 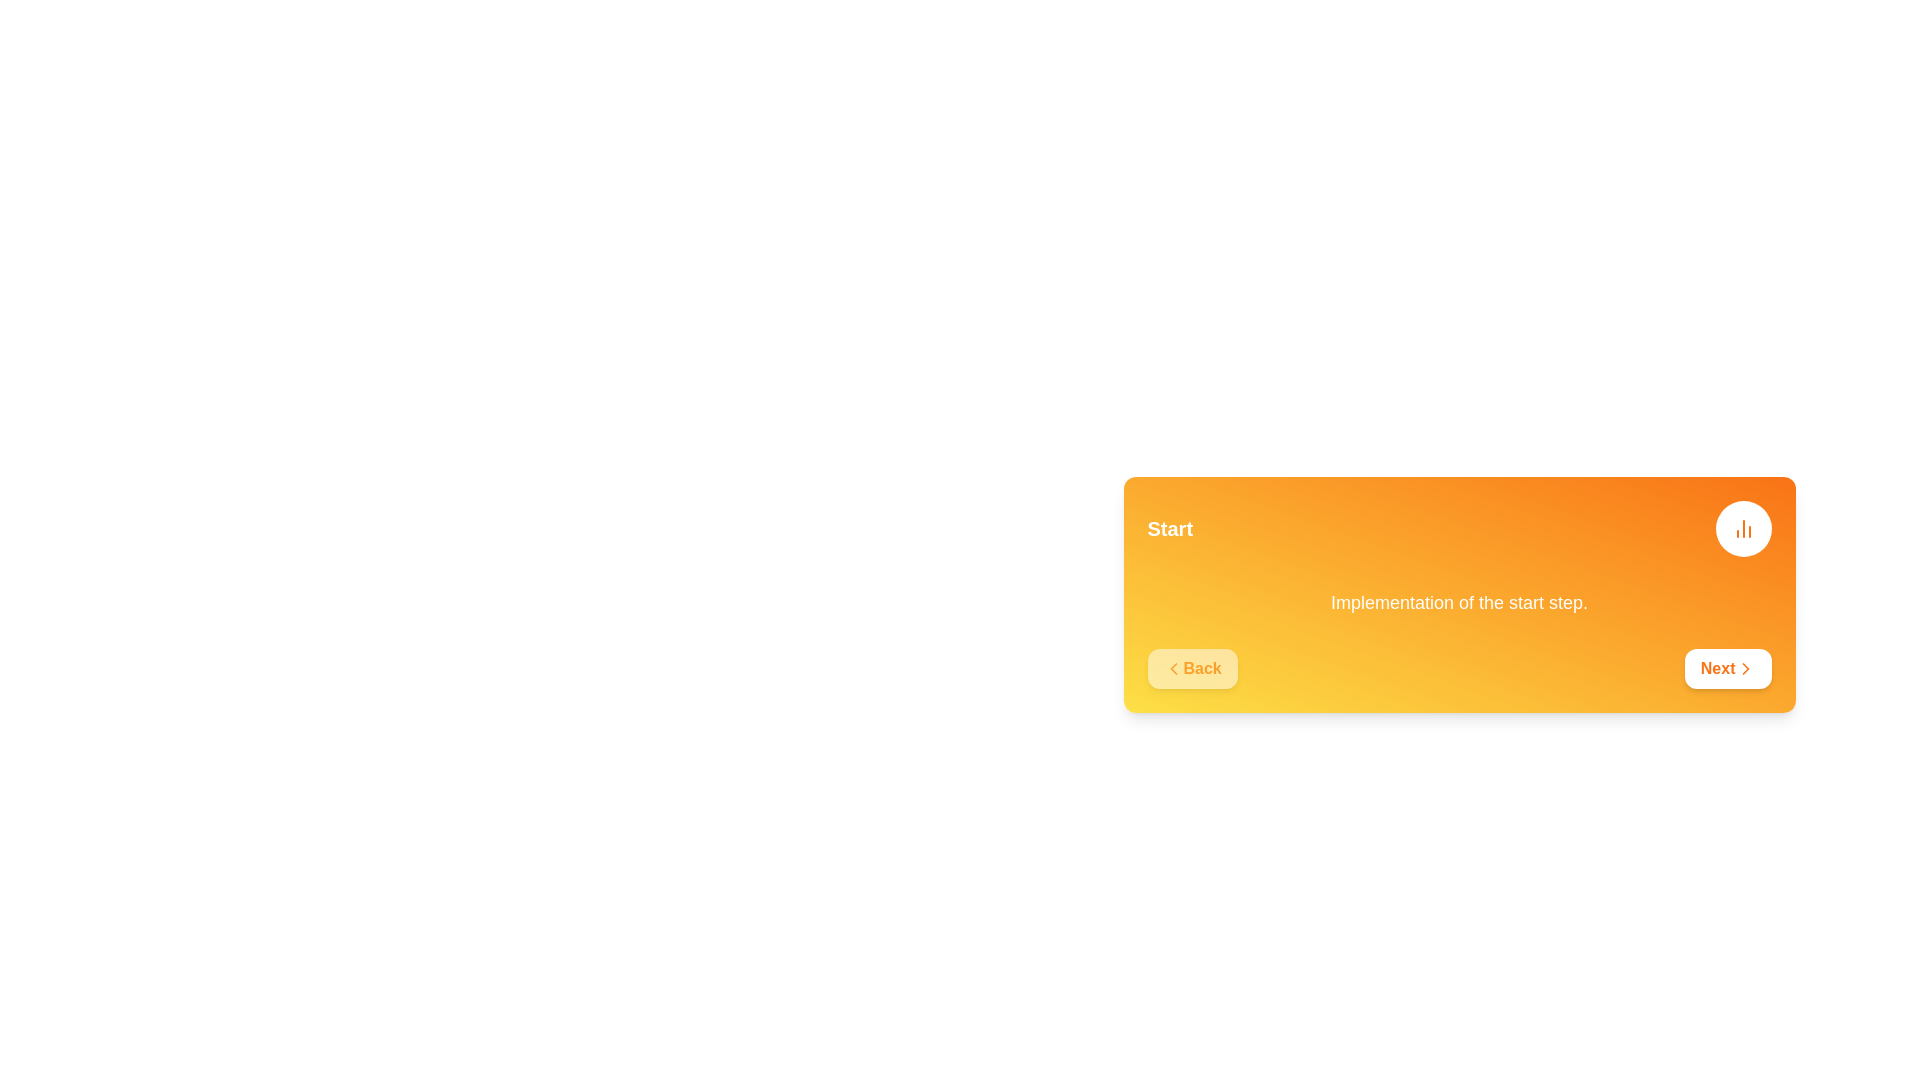 I want to click on the 'Back' navigation button which contains the backward direction SVG icon, so click(x=1173, y=668).